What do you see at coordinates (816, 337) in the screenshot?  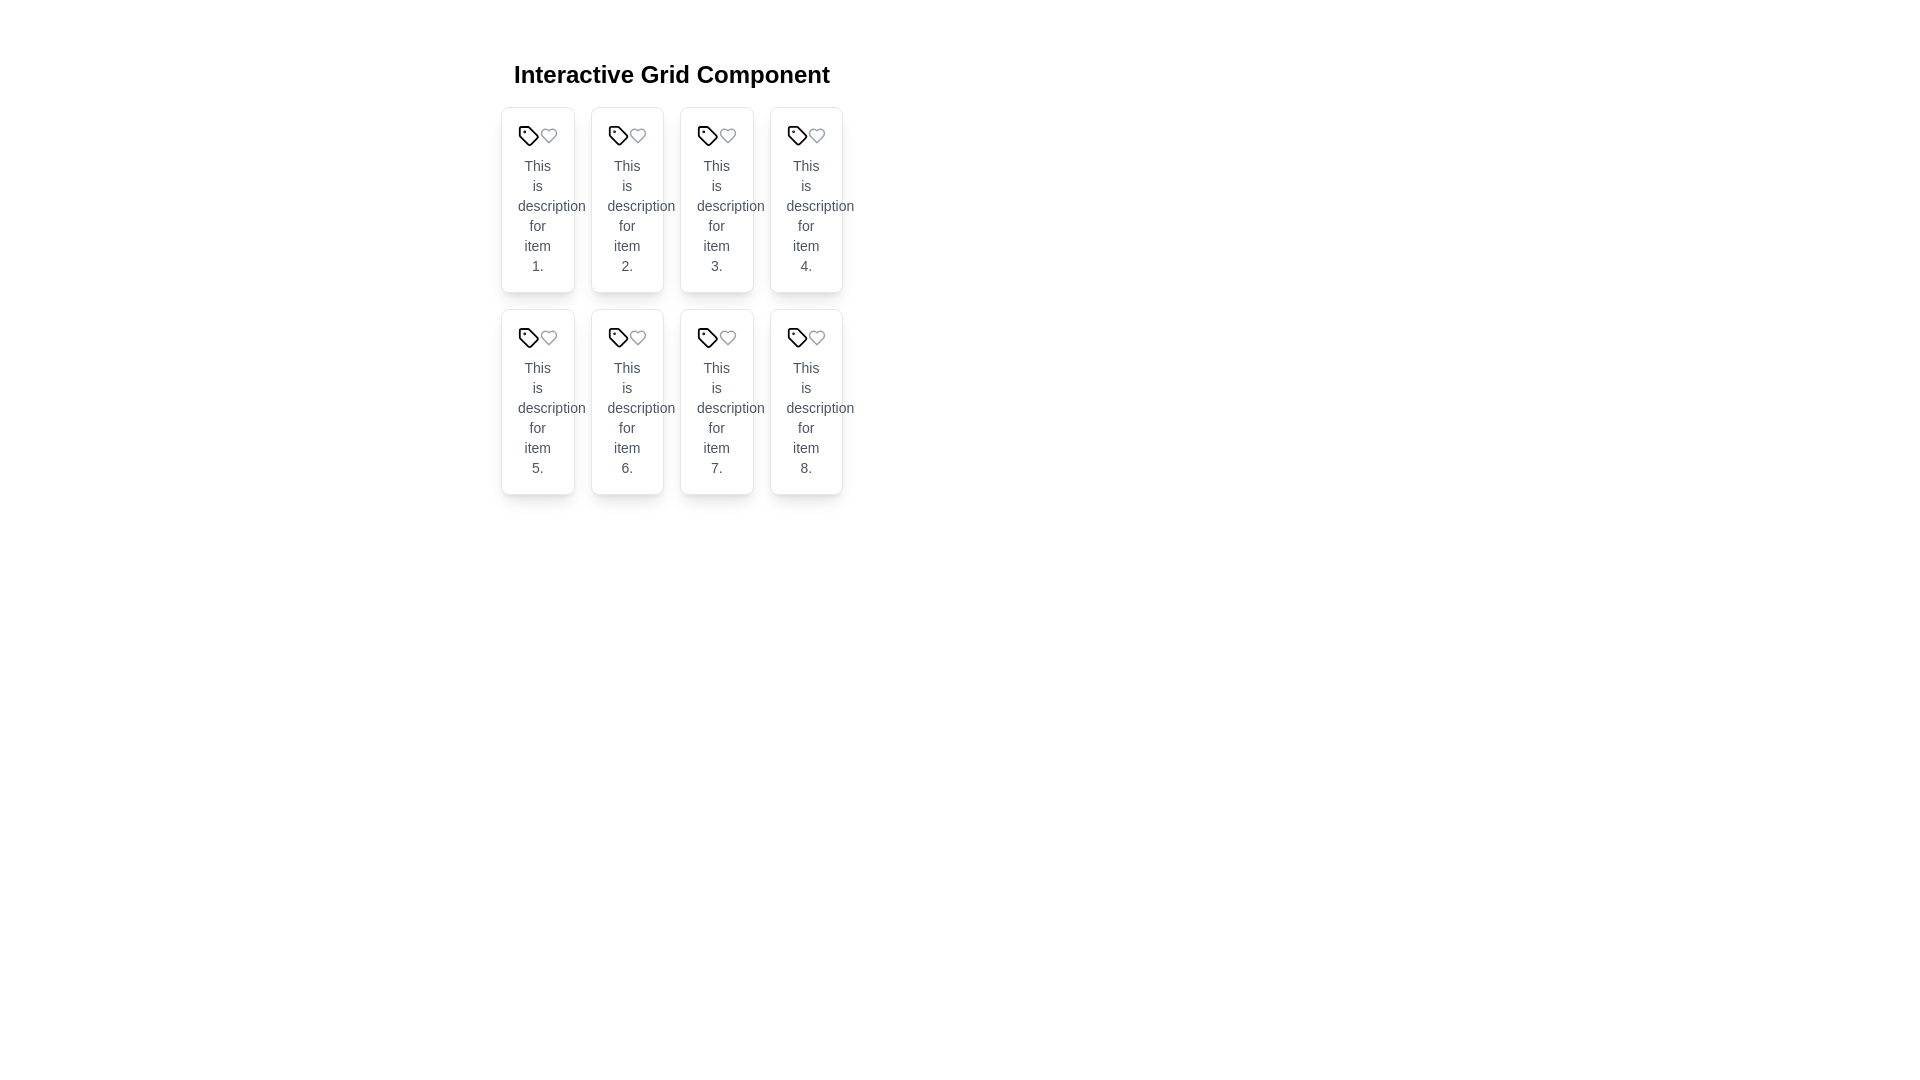 I see `the heart-shaped icon located in the upper-right corner of the card labeled 'Tile 8'` at bounding box center [816, 337].